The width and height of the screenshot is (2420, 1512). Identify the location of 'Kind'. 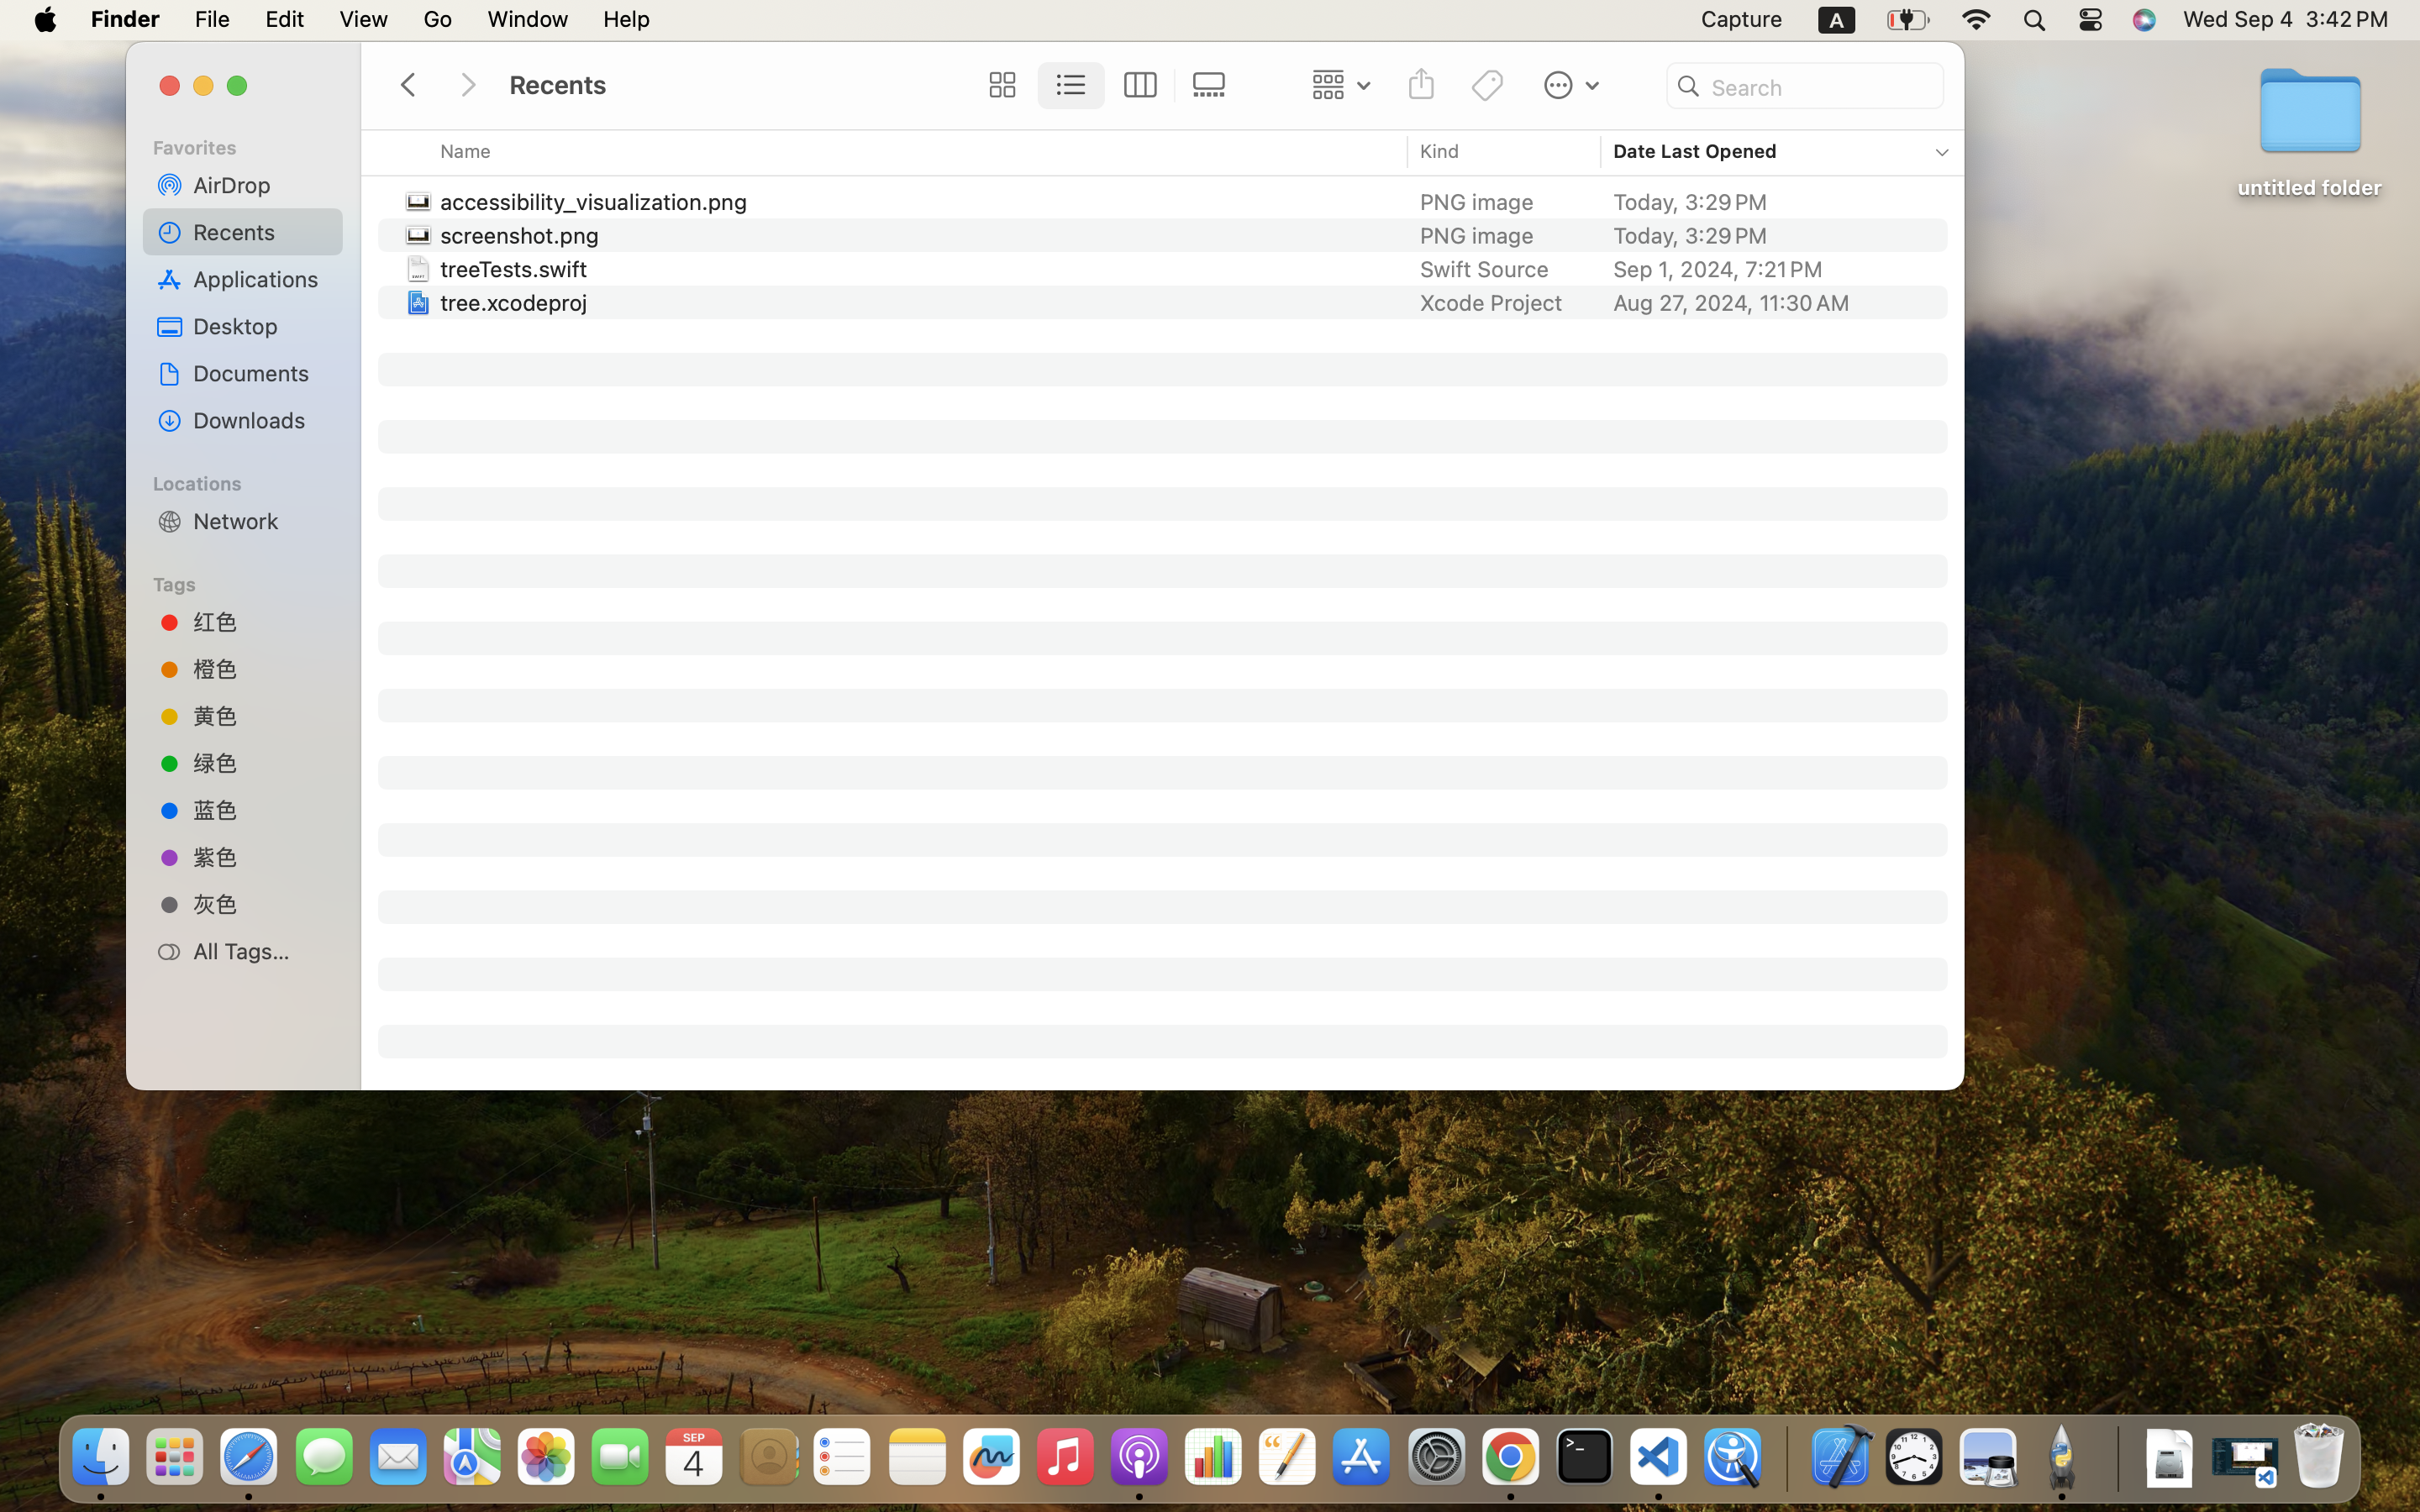
(1439, 150).